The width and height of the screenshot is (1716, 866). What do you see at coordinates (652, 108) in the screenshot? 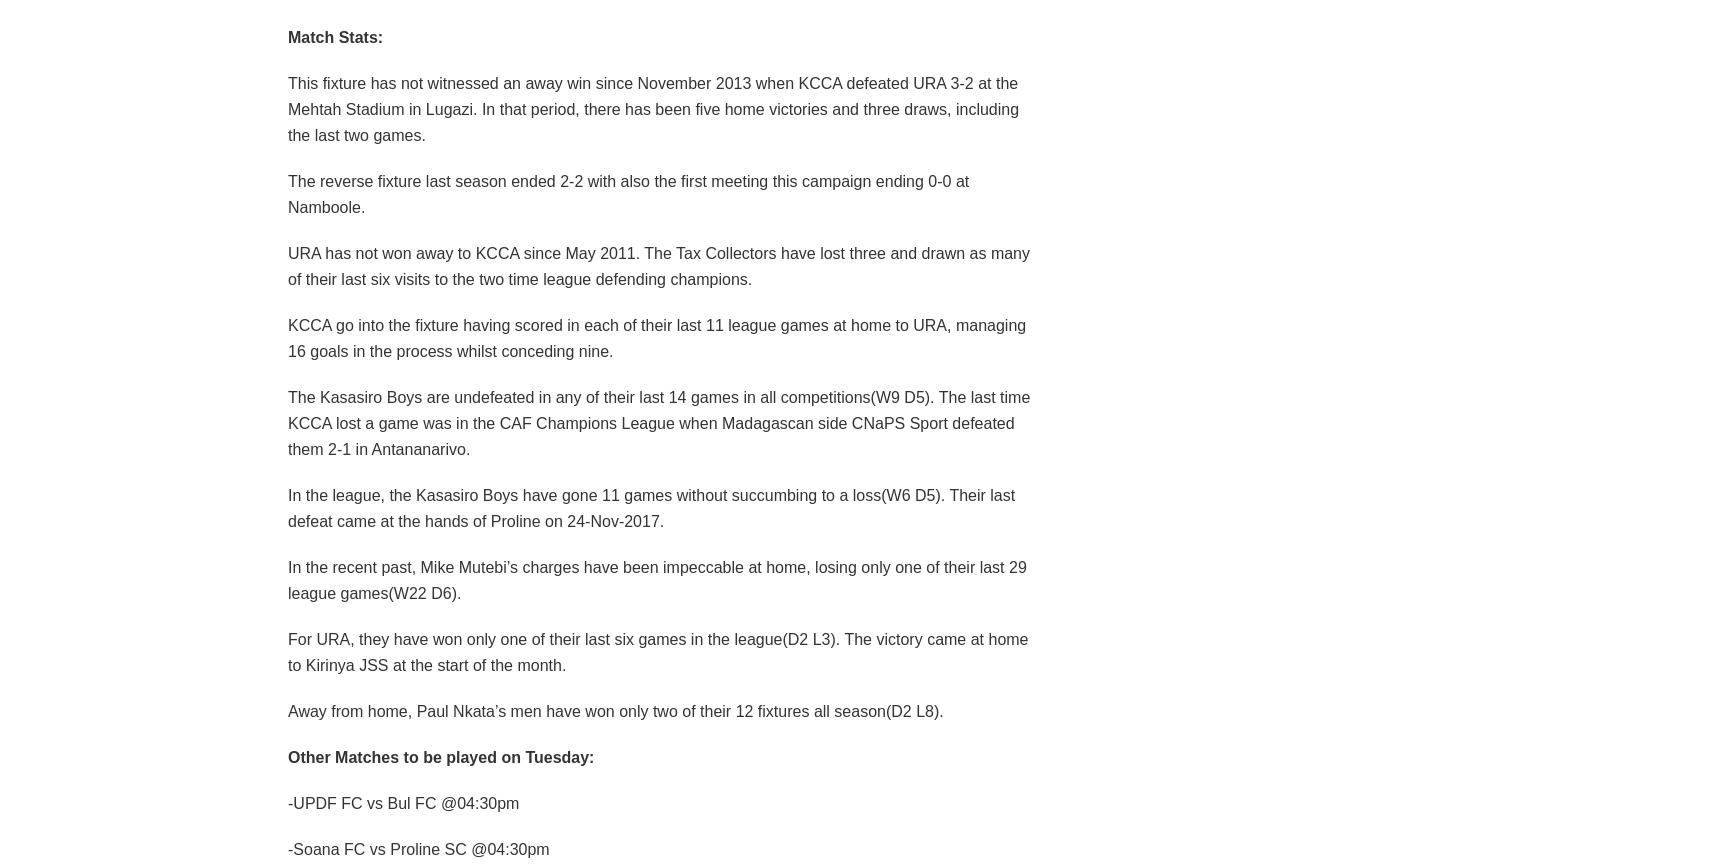
I see `'This fixture has not witnessed an away win since November 2013 when KCCA defeated URA 3-2 at the Mehtah Stadium in Lugazi. In that period, there has been five home victories and three draws, including the last two games.'` at bounding box center [652, 108].